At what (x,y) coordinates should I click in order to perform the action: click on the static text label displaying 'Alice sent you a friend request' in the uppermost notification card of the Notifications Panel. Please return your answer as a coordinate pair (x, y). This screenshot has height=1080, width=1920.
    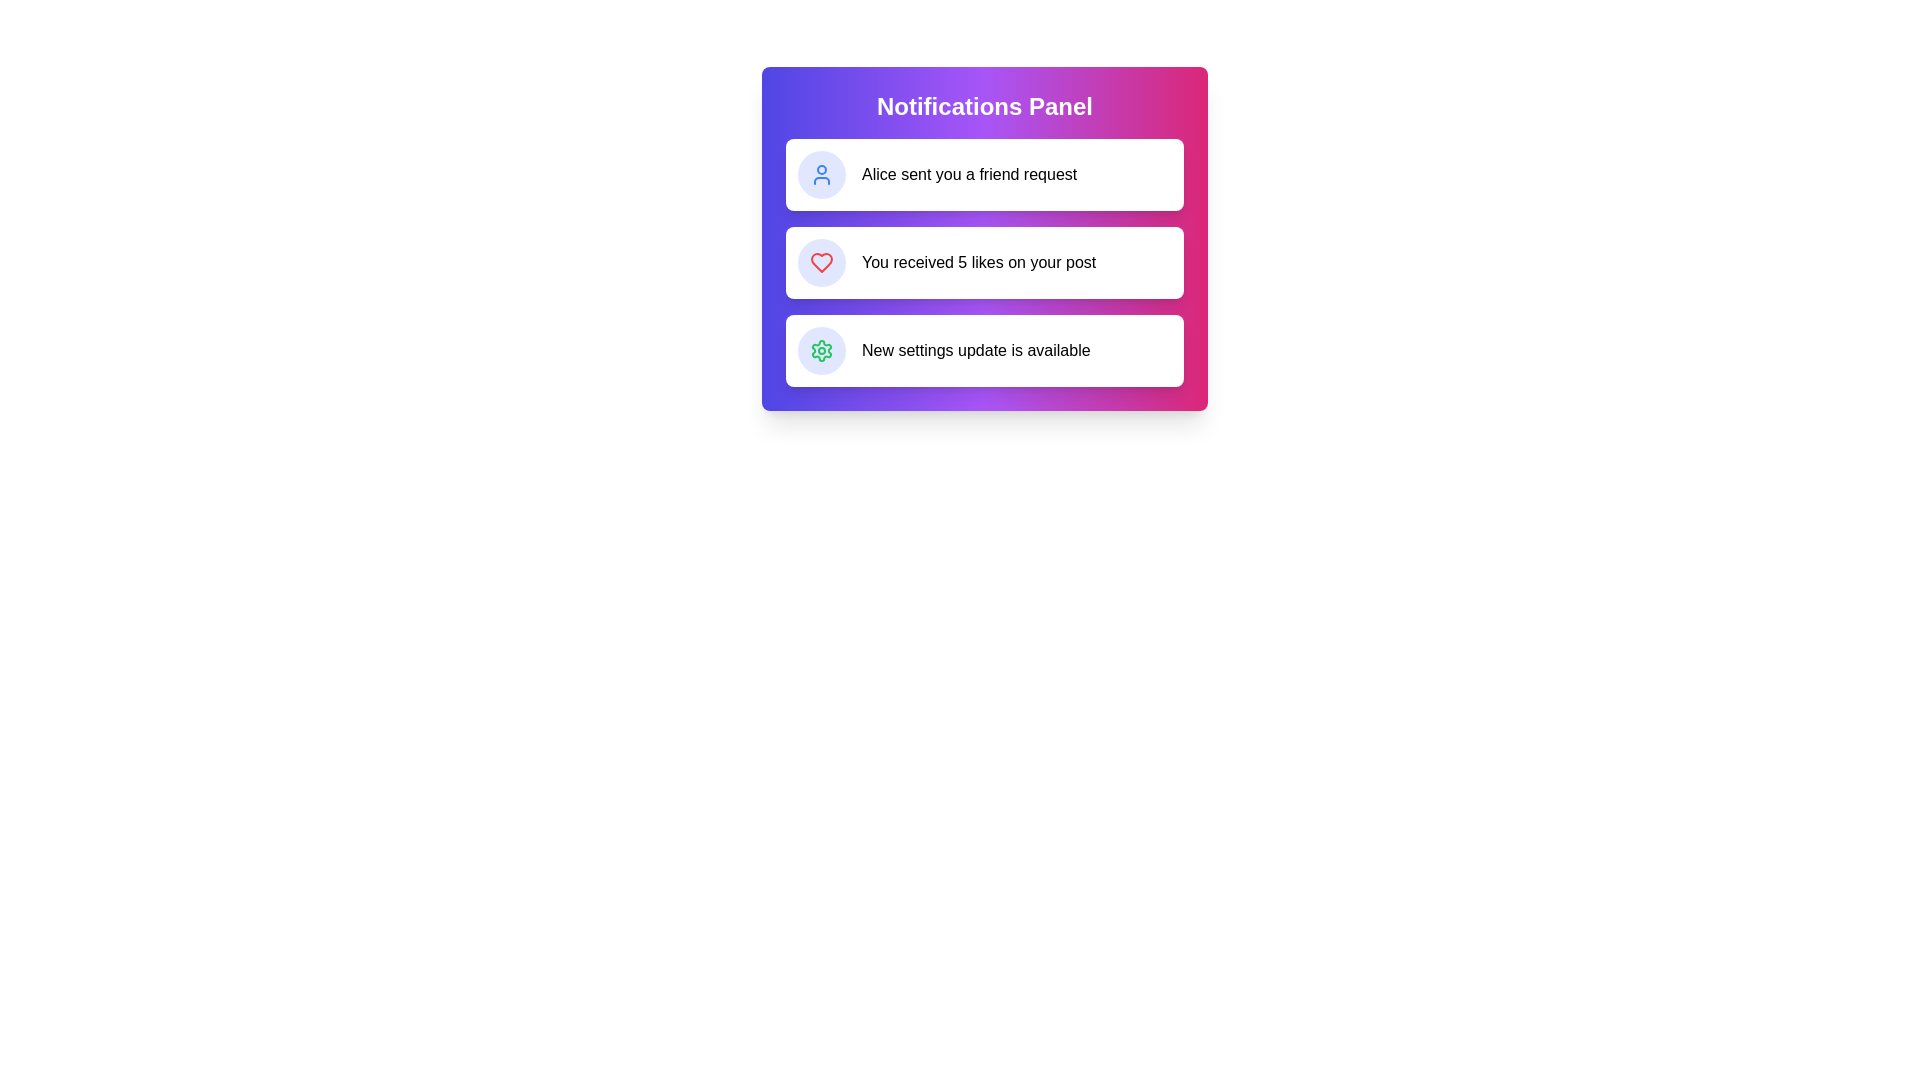
    Looking at the image, I should click on (969, 173).